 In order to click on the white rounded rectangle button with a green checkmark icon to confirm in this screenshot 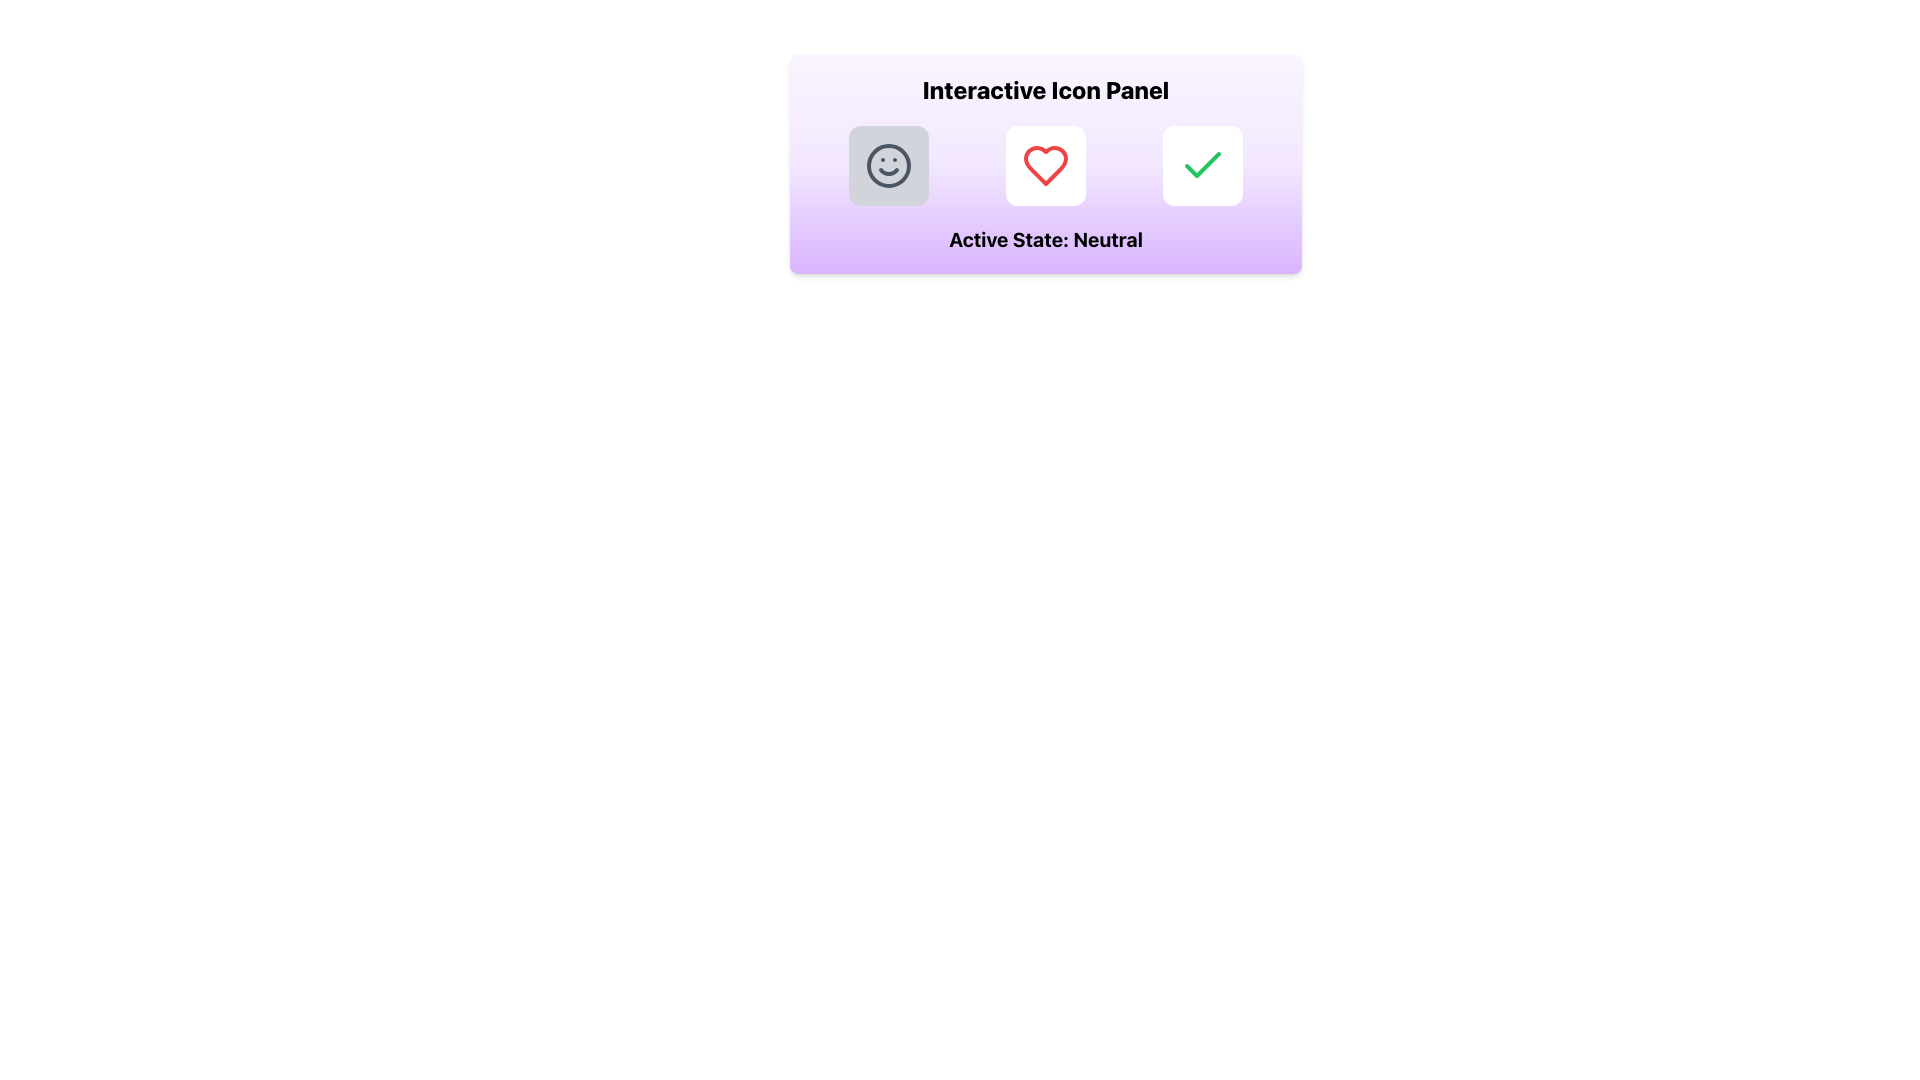, I will do `click(1202, 164)`.